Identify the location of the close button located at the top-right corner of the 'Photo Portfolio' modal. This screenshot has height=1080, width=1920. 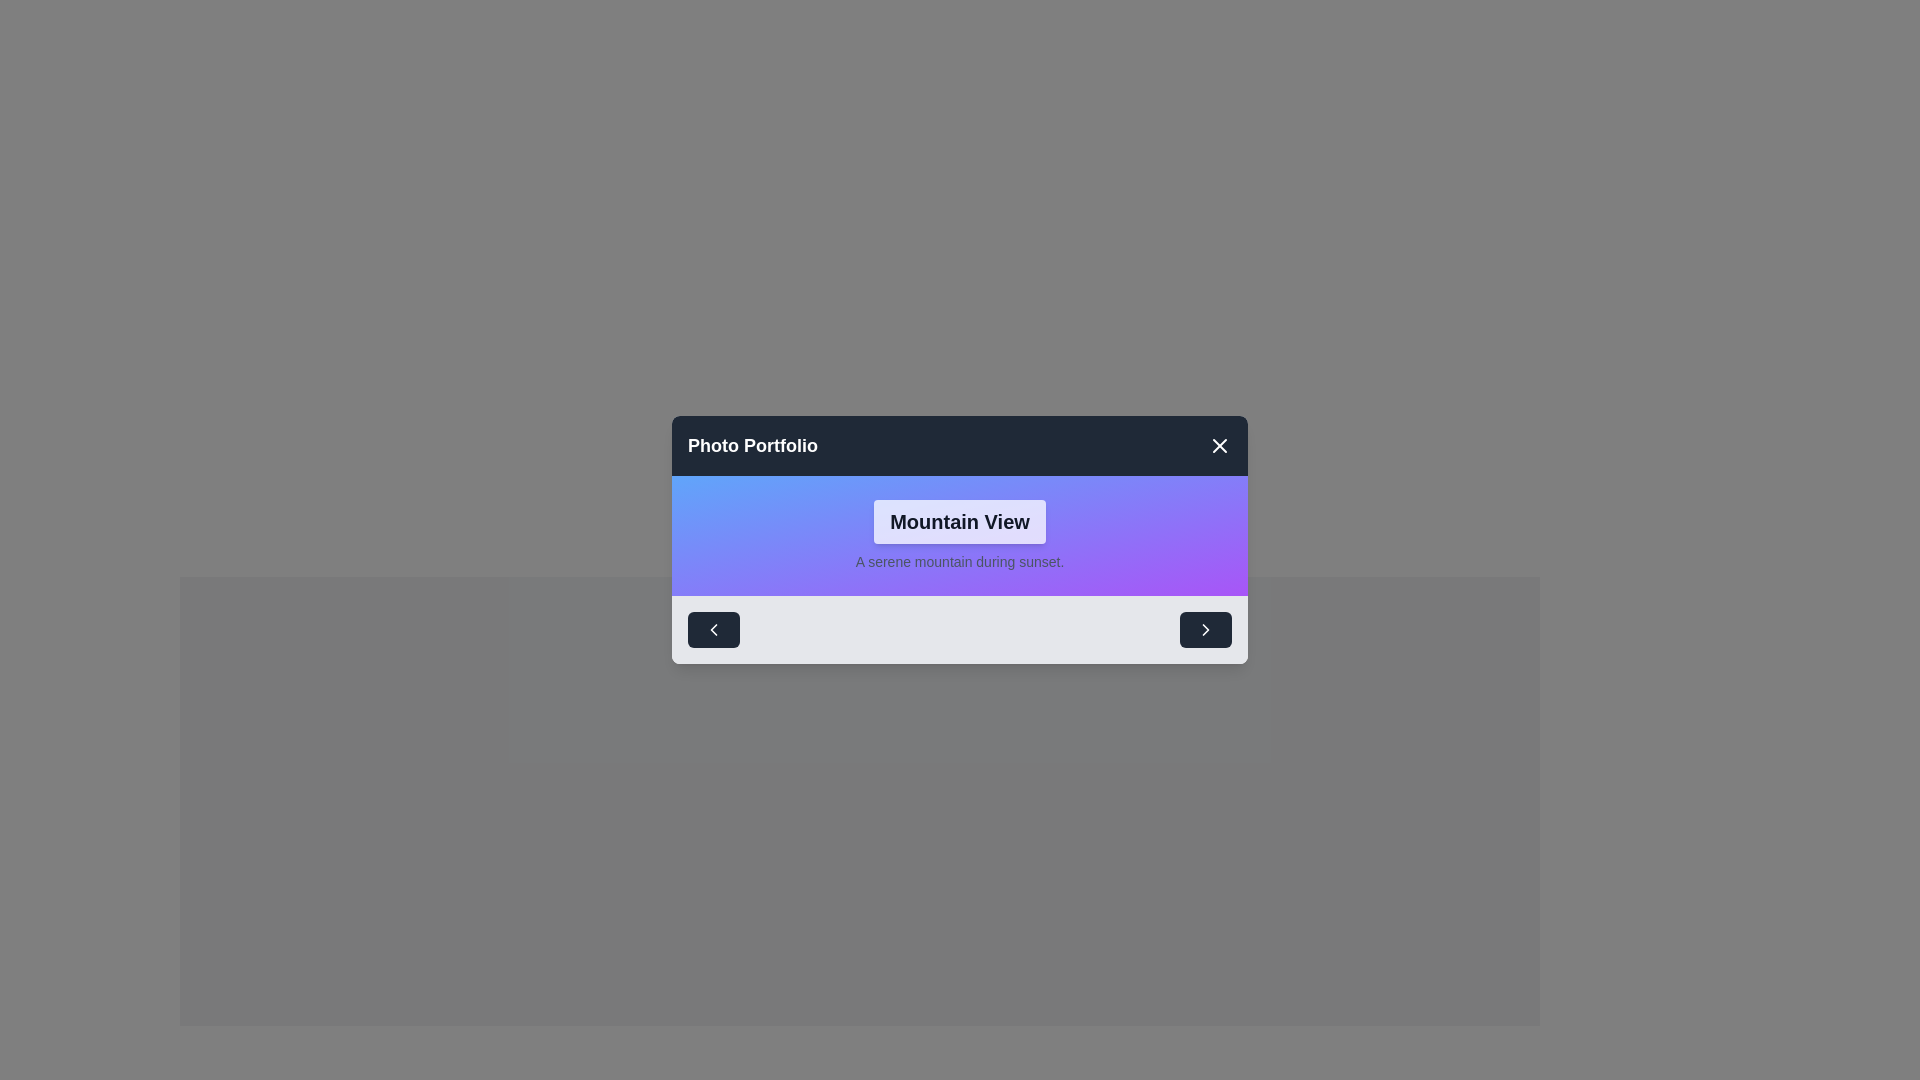
(1218, 445).